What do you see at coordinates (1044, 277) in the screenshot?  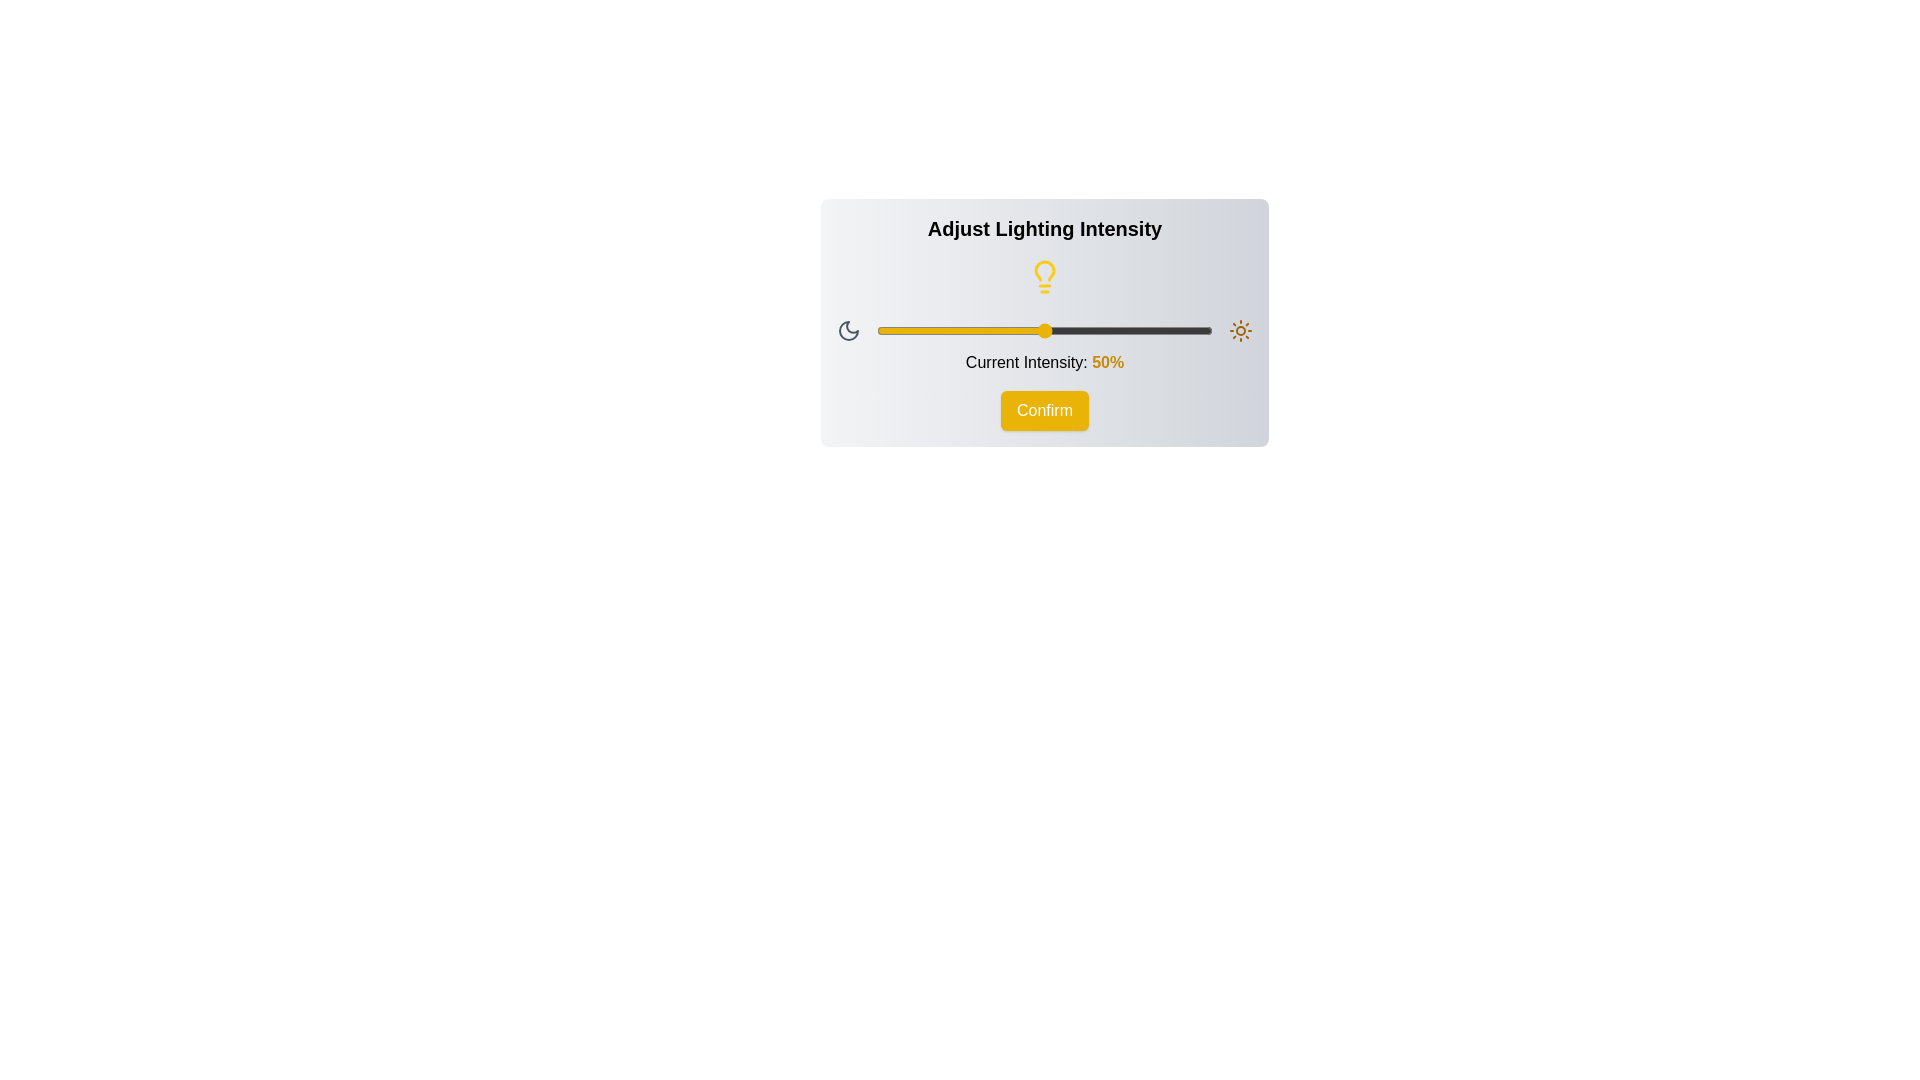 I see `the Lightbulb icon to interact with it` at bounding box center [1044, 277].